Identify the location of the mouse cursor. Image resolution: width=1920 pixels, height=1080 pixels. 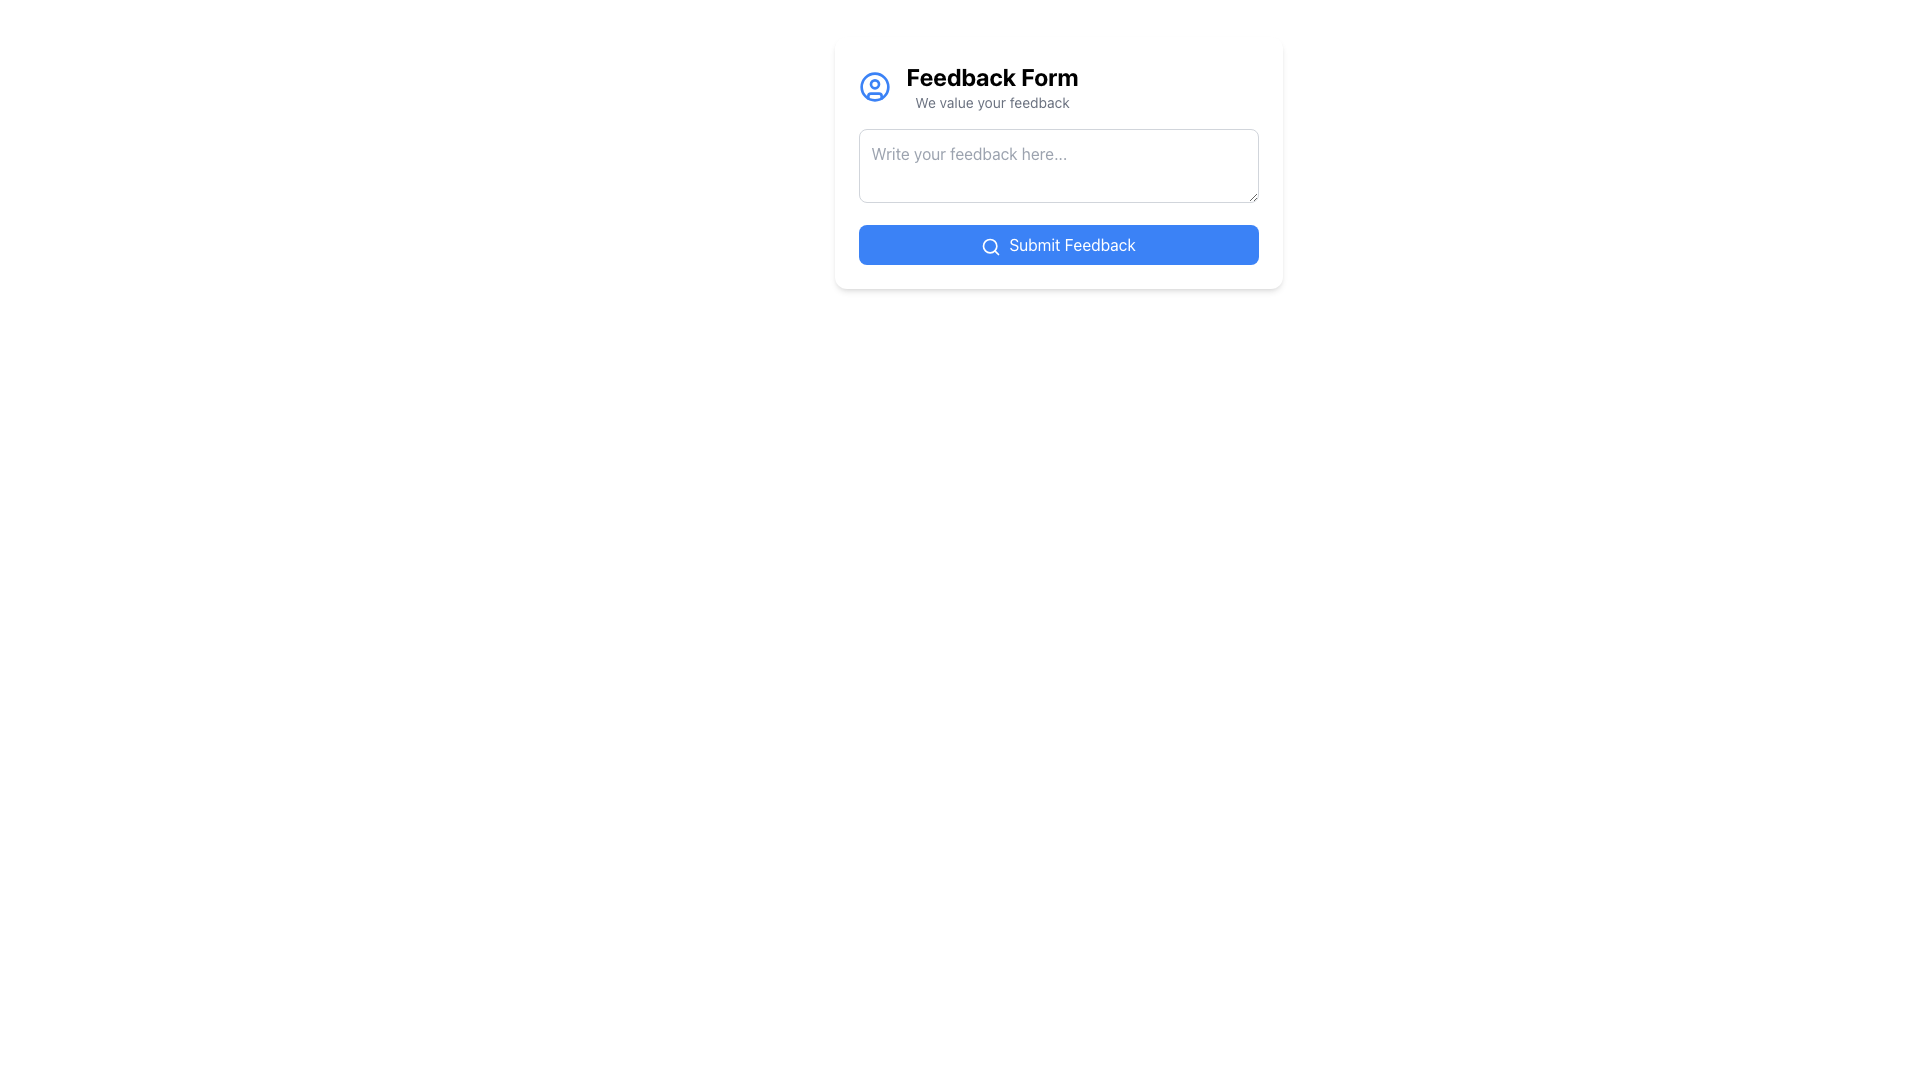
(1057, 161).